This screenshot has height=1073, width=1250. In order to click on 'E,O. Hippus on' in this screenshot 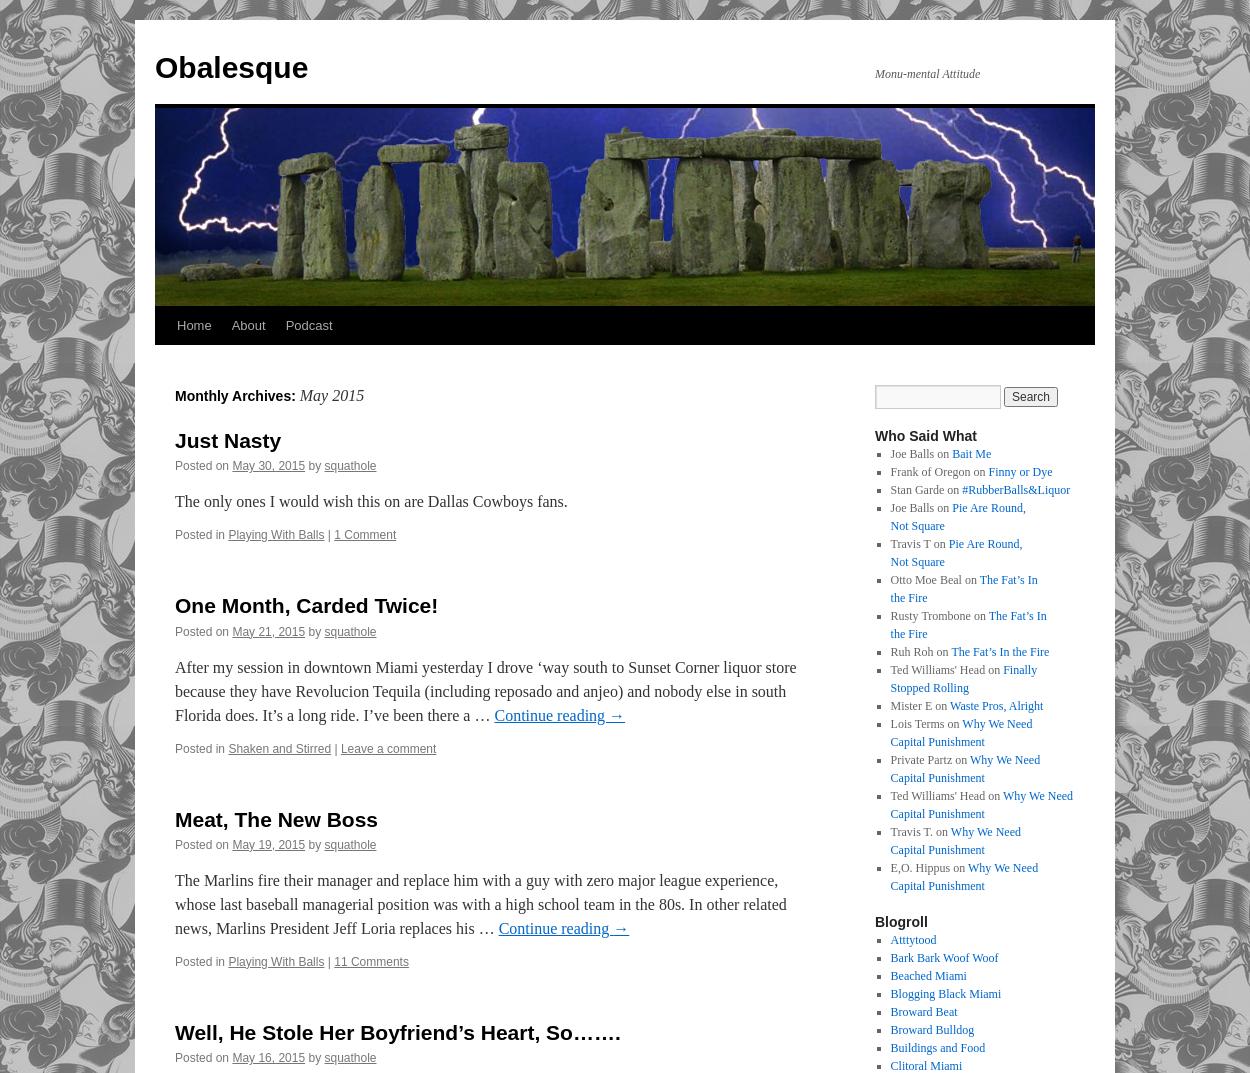, I will do `click(929, 866)`.